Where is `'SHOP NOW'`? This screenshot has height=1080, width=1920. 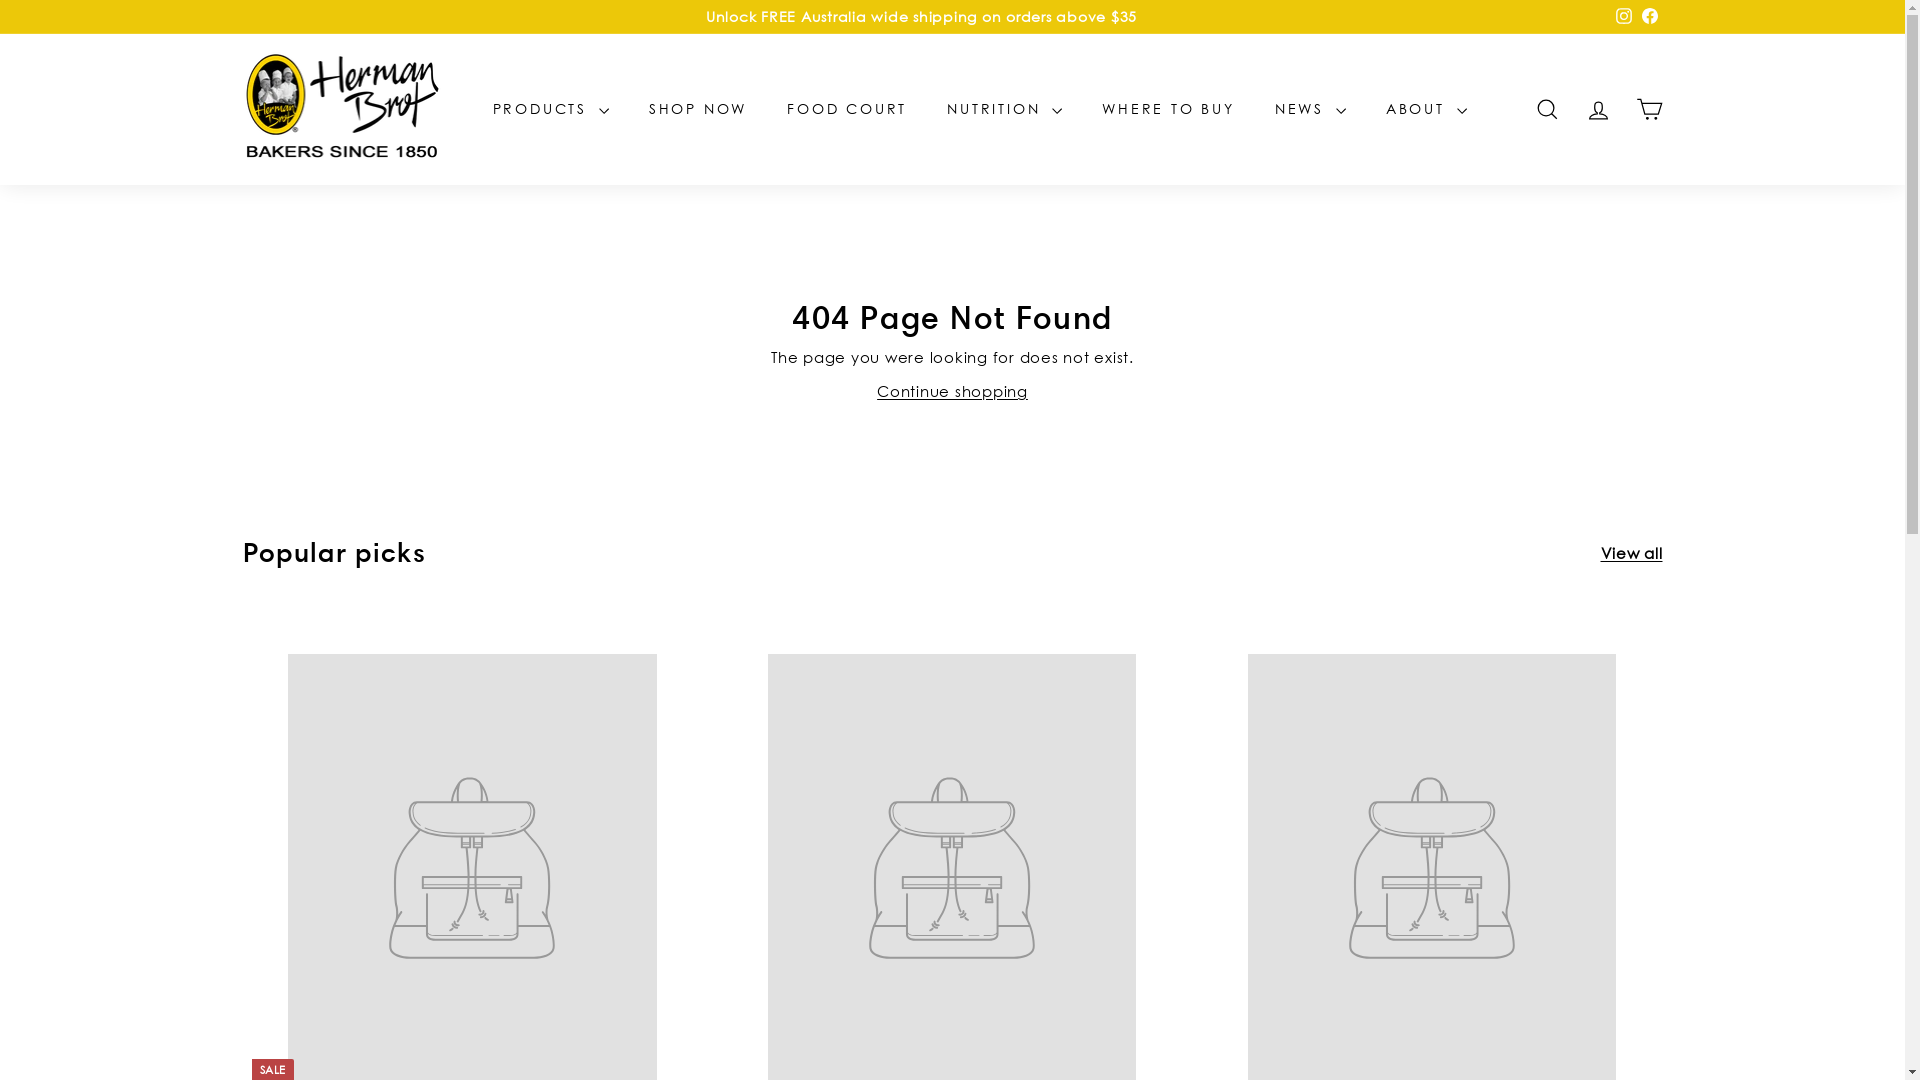
'SHOP NOW' is located at coordinates (627, 108).